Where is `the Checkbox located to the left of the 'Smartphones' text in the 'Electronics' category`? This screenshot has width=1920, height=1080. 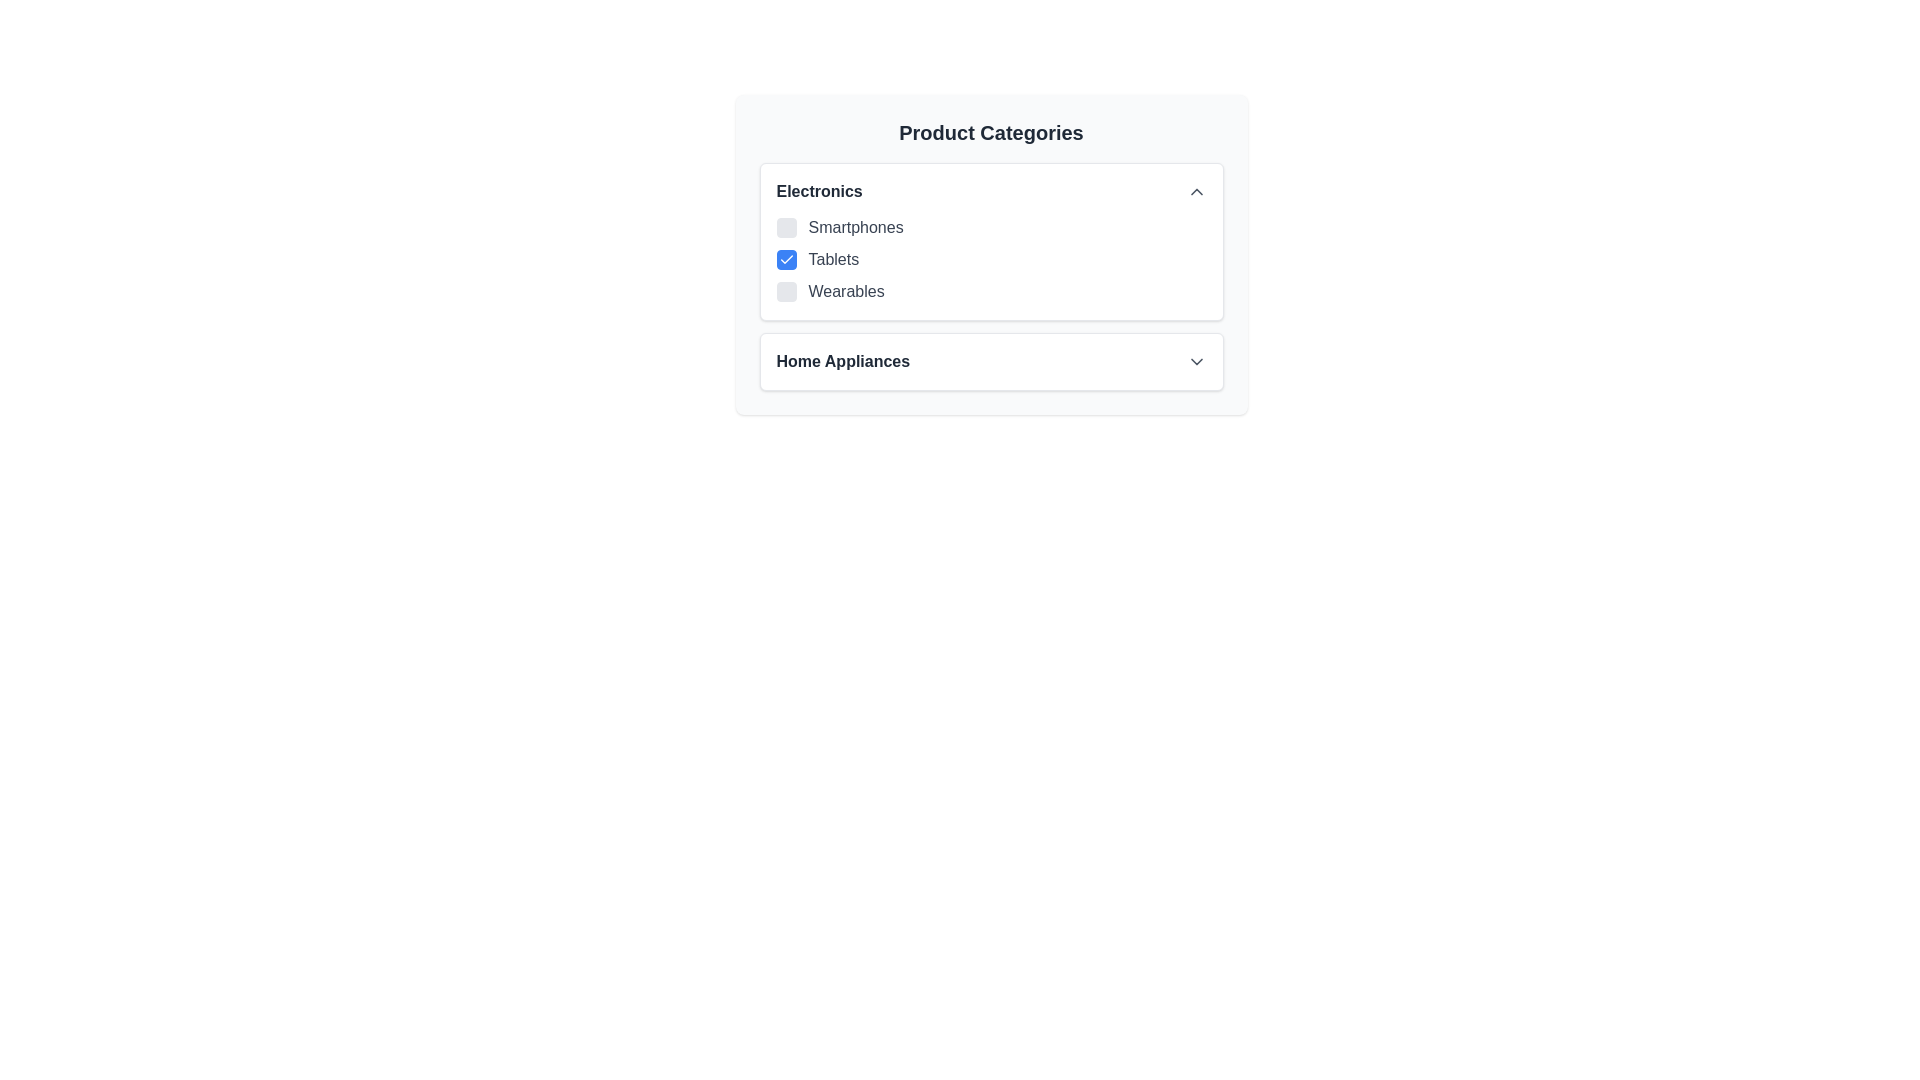
the Checkbox located to the left of the 'Smartphones' text in the 'Electronics' category is located at coordinates (785, 226).